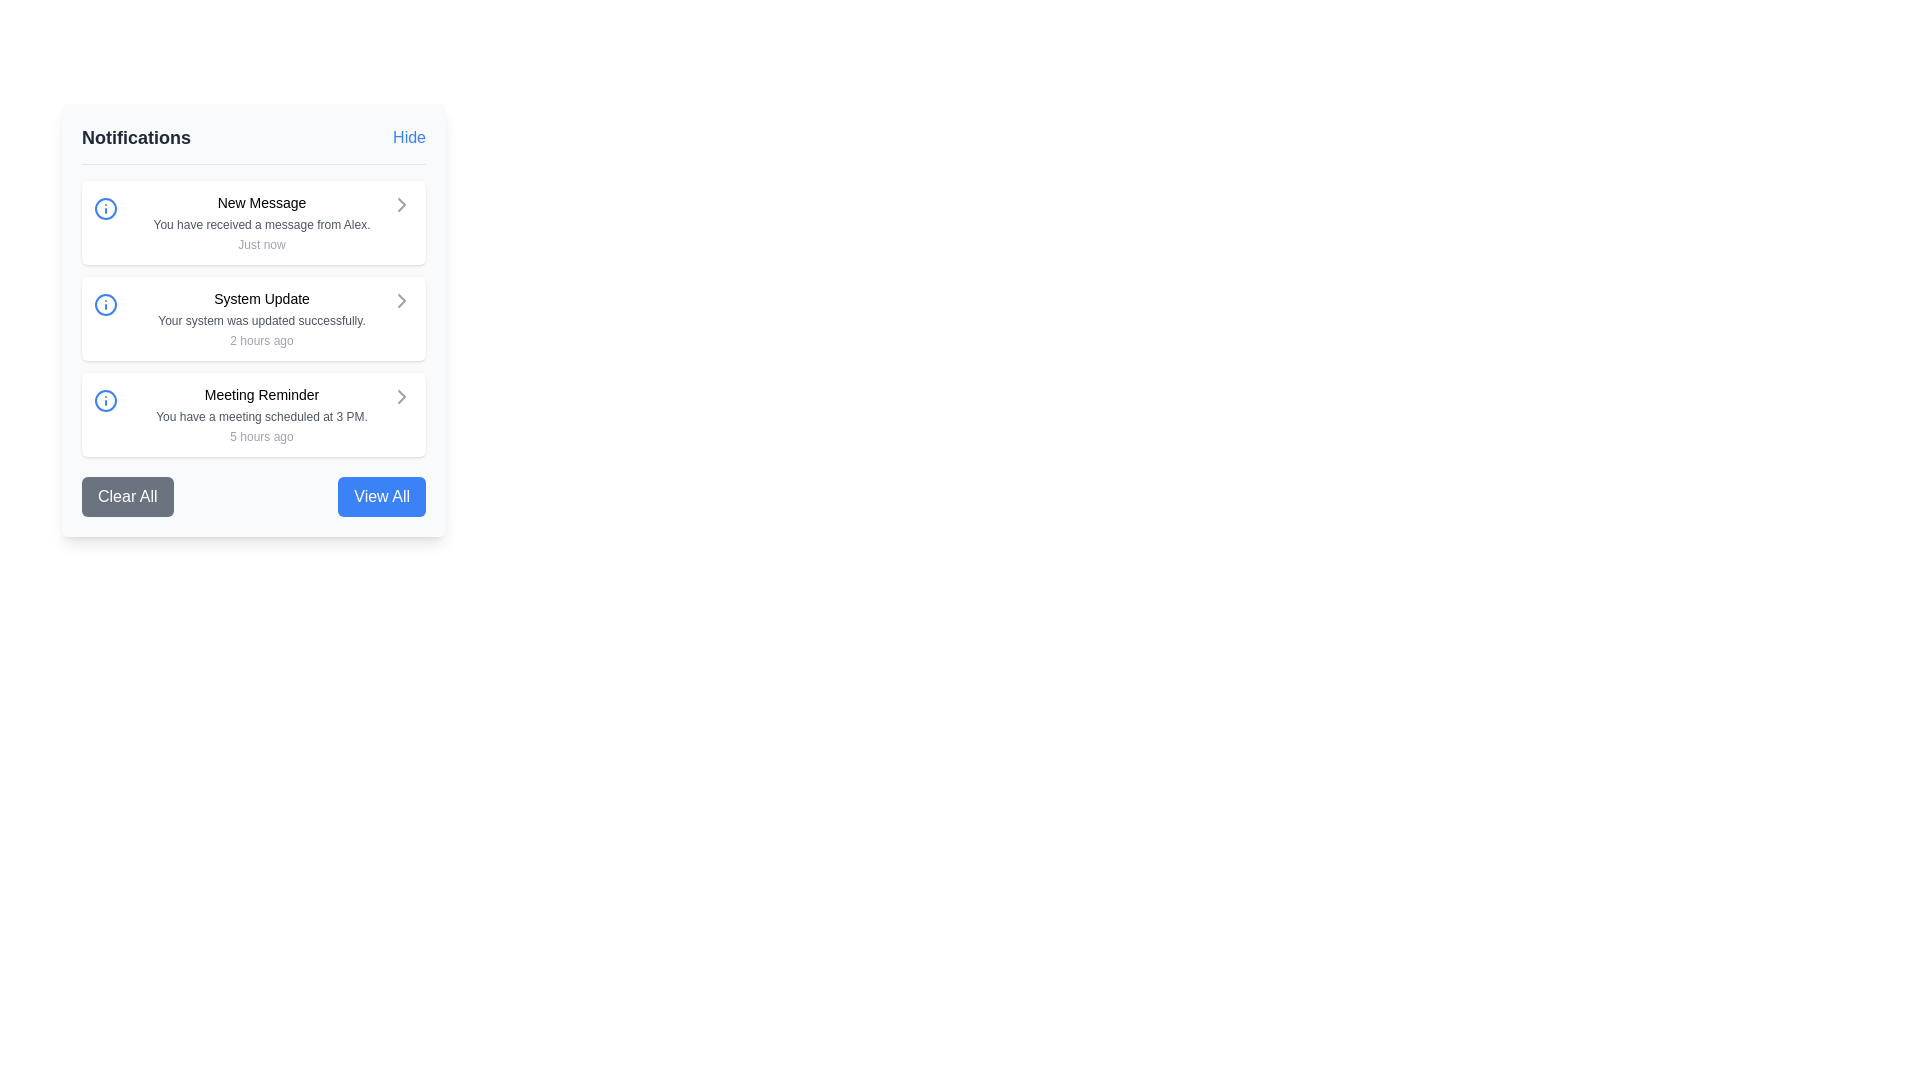  I want to click on the rightward-pointing gray chevron icon located at the far right of the 'System Update' notification card, so click(401, 300).